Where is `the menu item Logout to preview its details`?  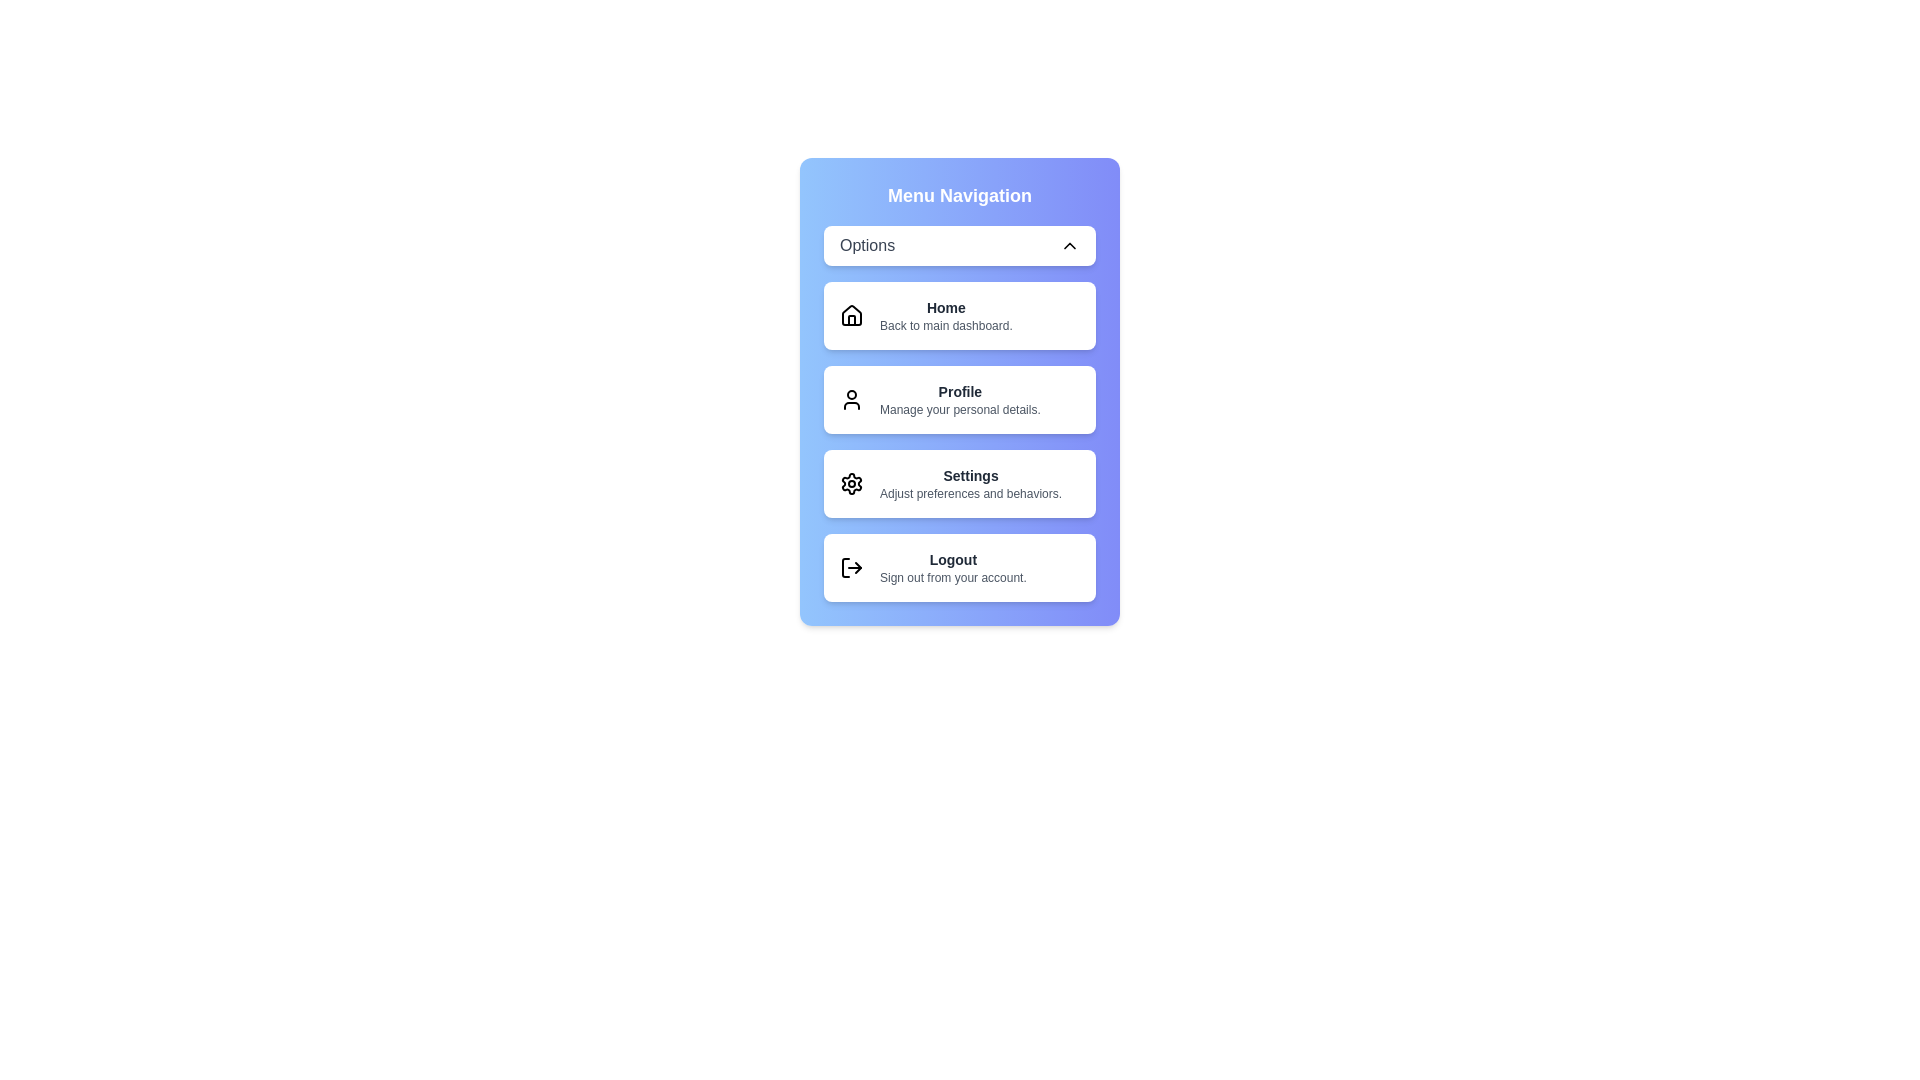
the menu item Logout to preview its details is located at coordinates (960, 567).